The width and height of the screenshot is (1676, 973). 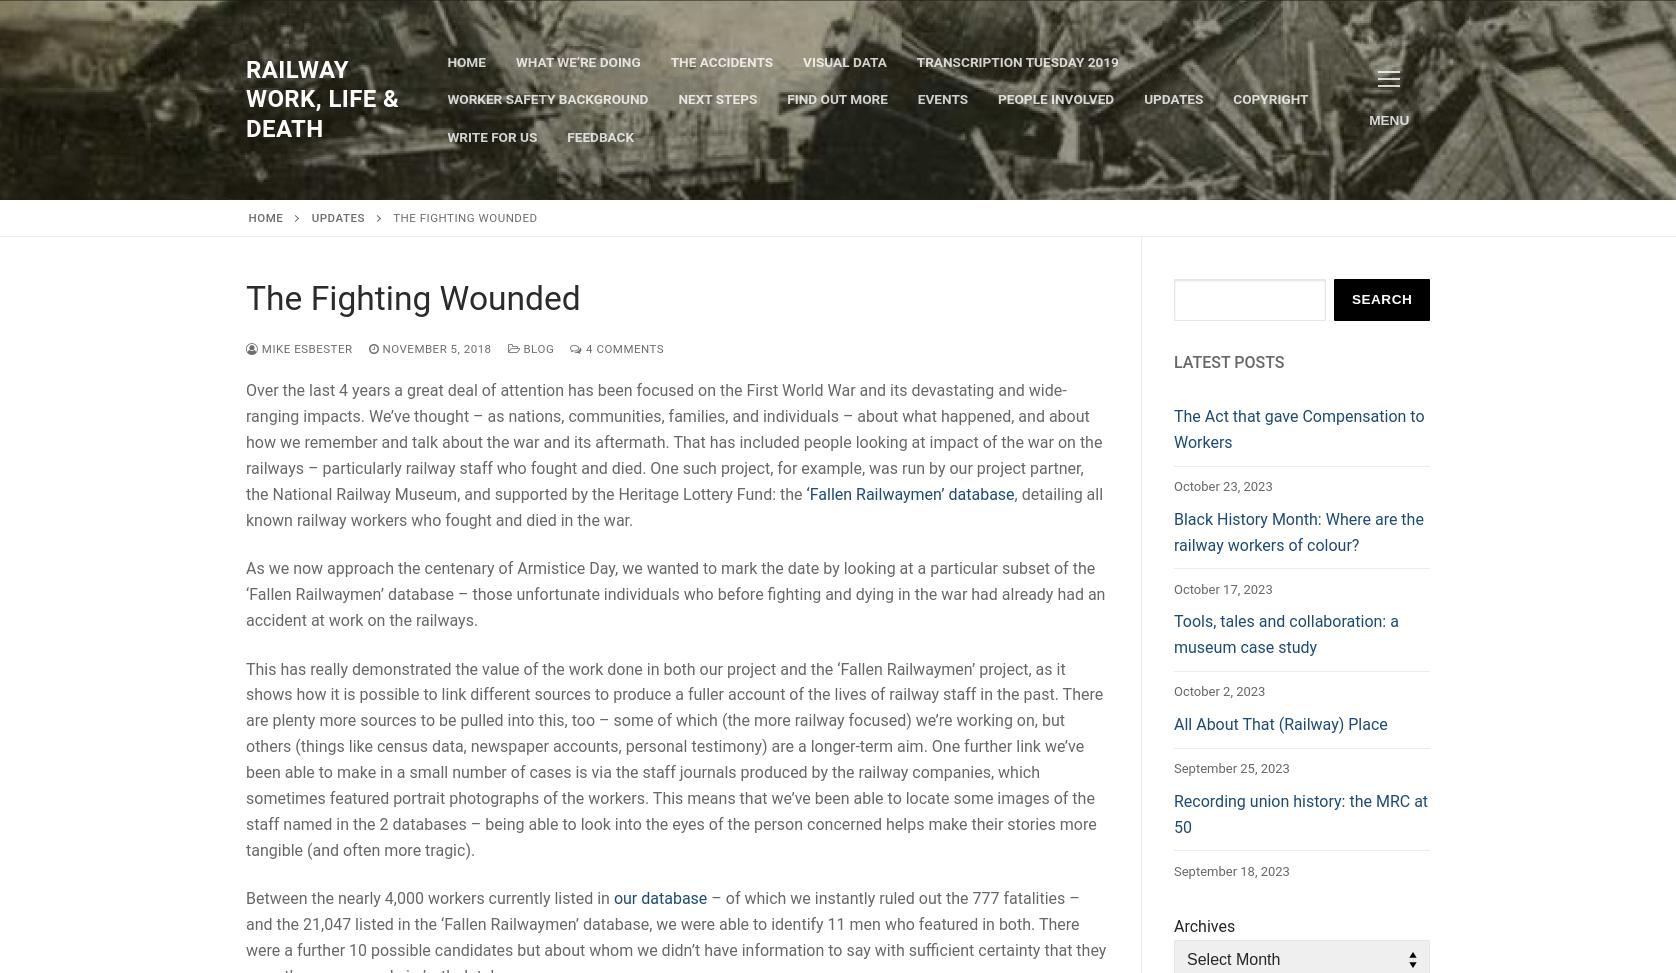 What do you see at coordinates (1230, 870) in the screenshot?
I see `'September 18, 2023'` at bounding box center [1230, 870].